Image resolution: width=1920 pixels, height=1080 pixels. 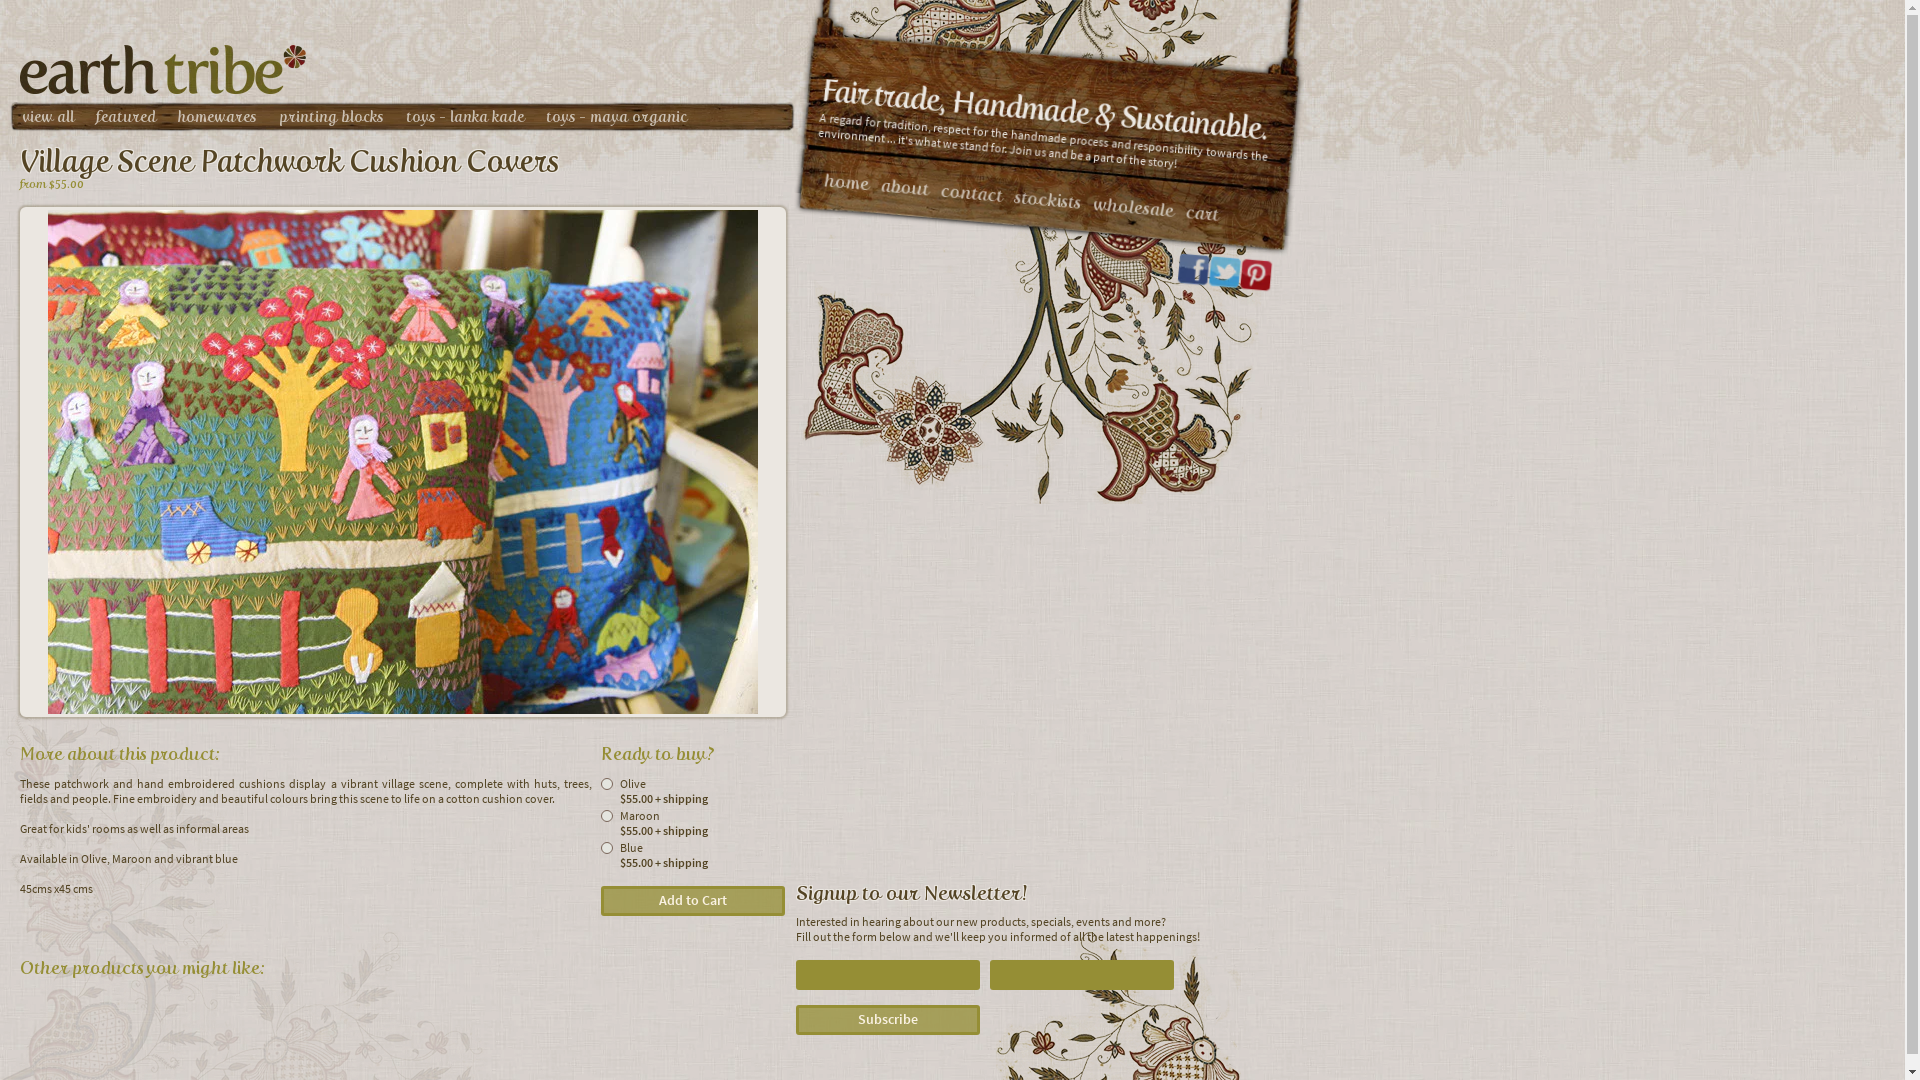 What do you see at coordinates (887, 1019) in the screenshot?
I see `'Subscribe'` at bounding box center [887, 1019].